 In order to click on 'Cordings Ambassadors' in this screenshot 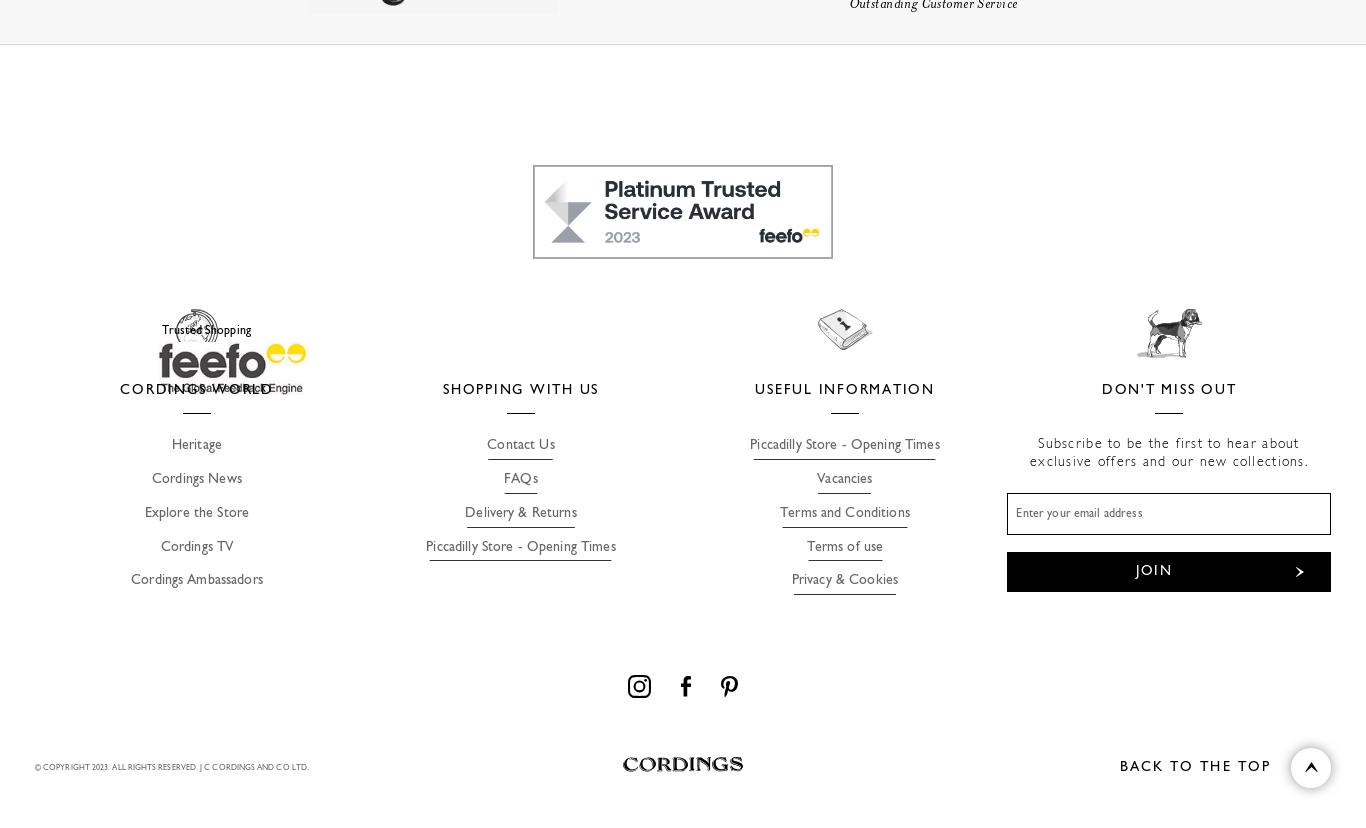, I will do `click(129, 580)`.